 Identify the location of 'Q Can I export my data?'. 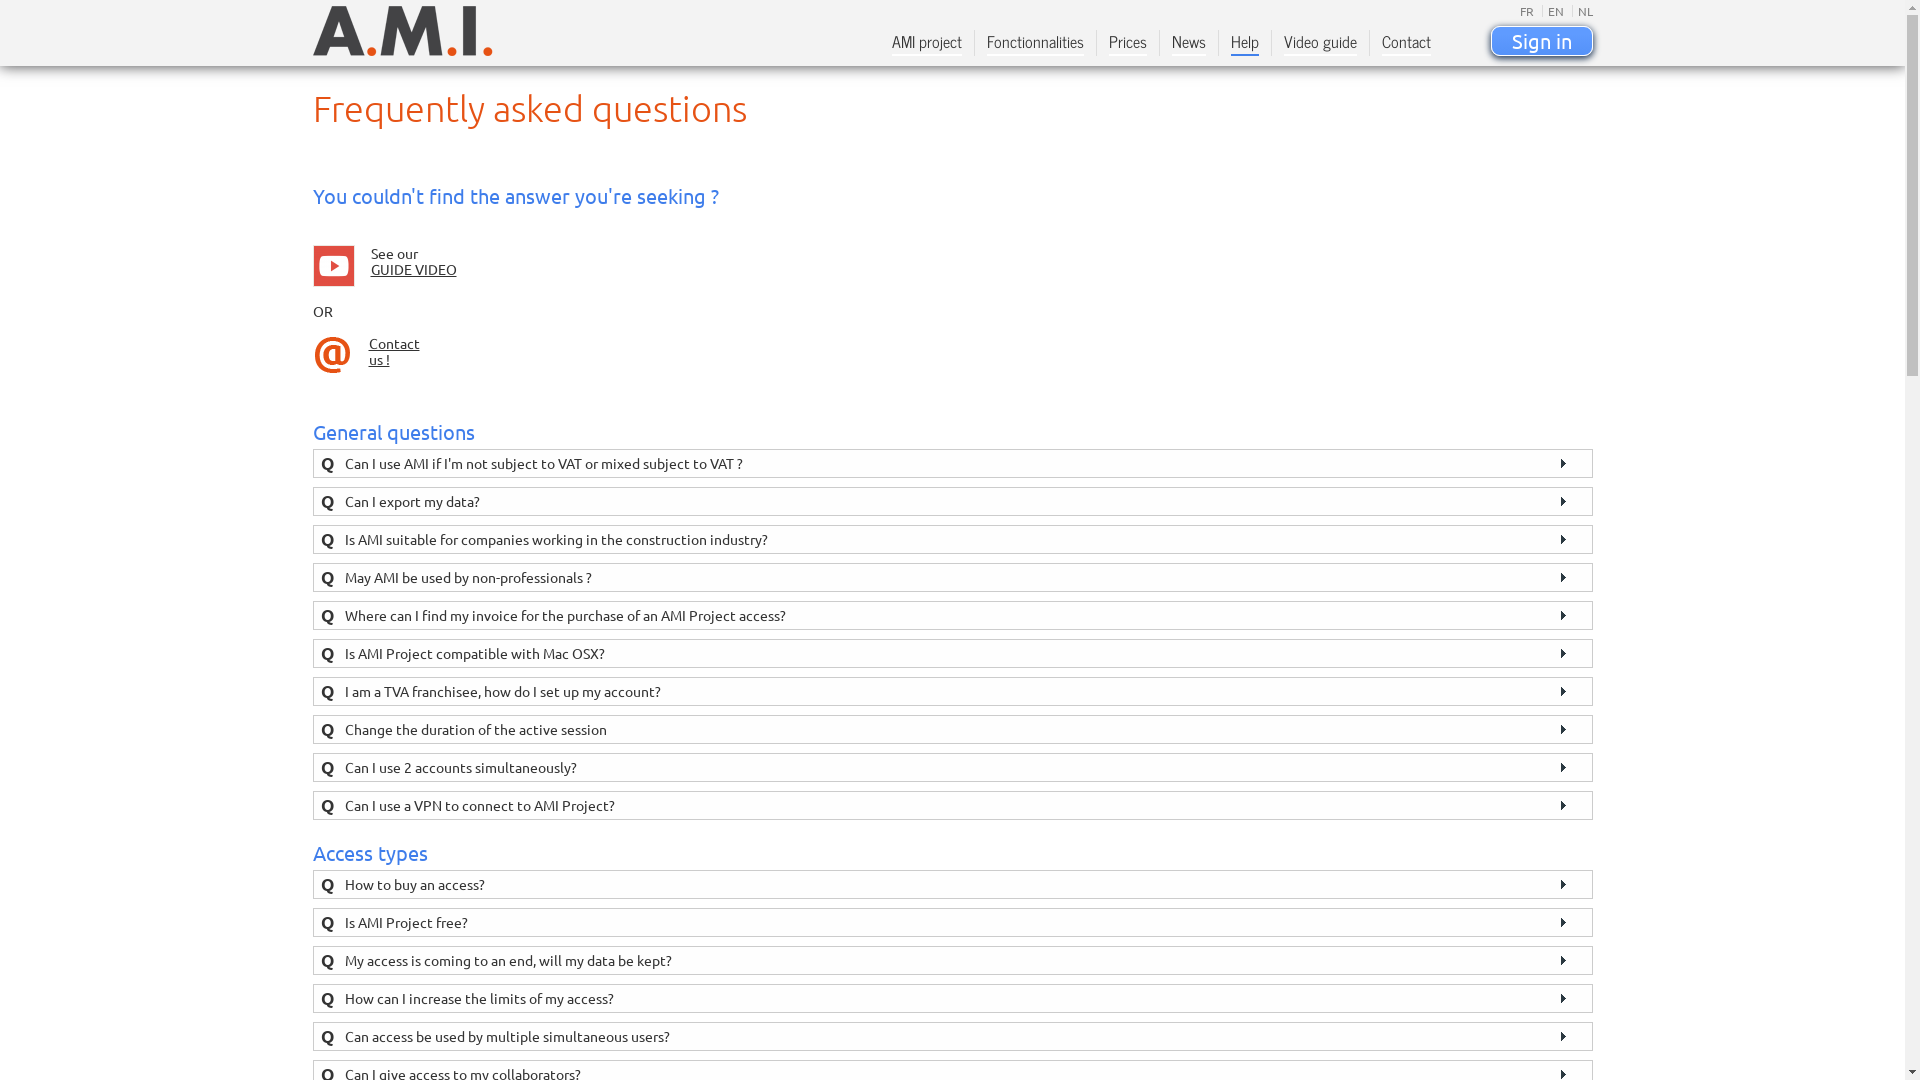
(950, 500).